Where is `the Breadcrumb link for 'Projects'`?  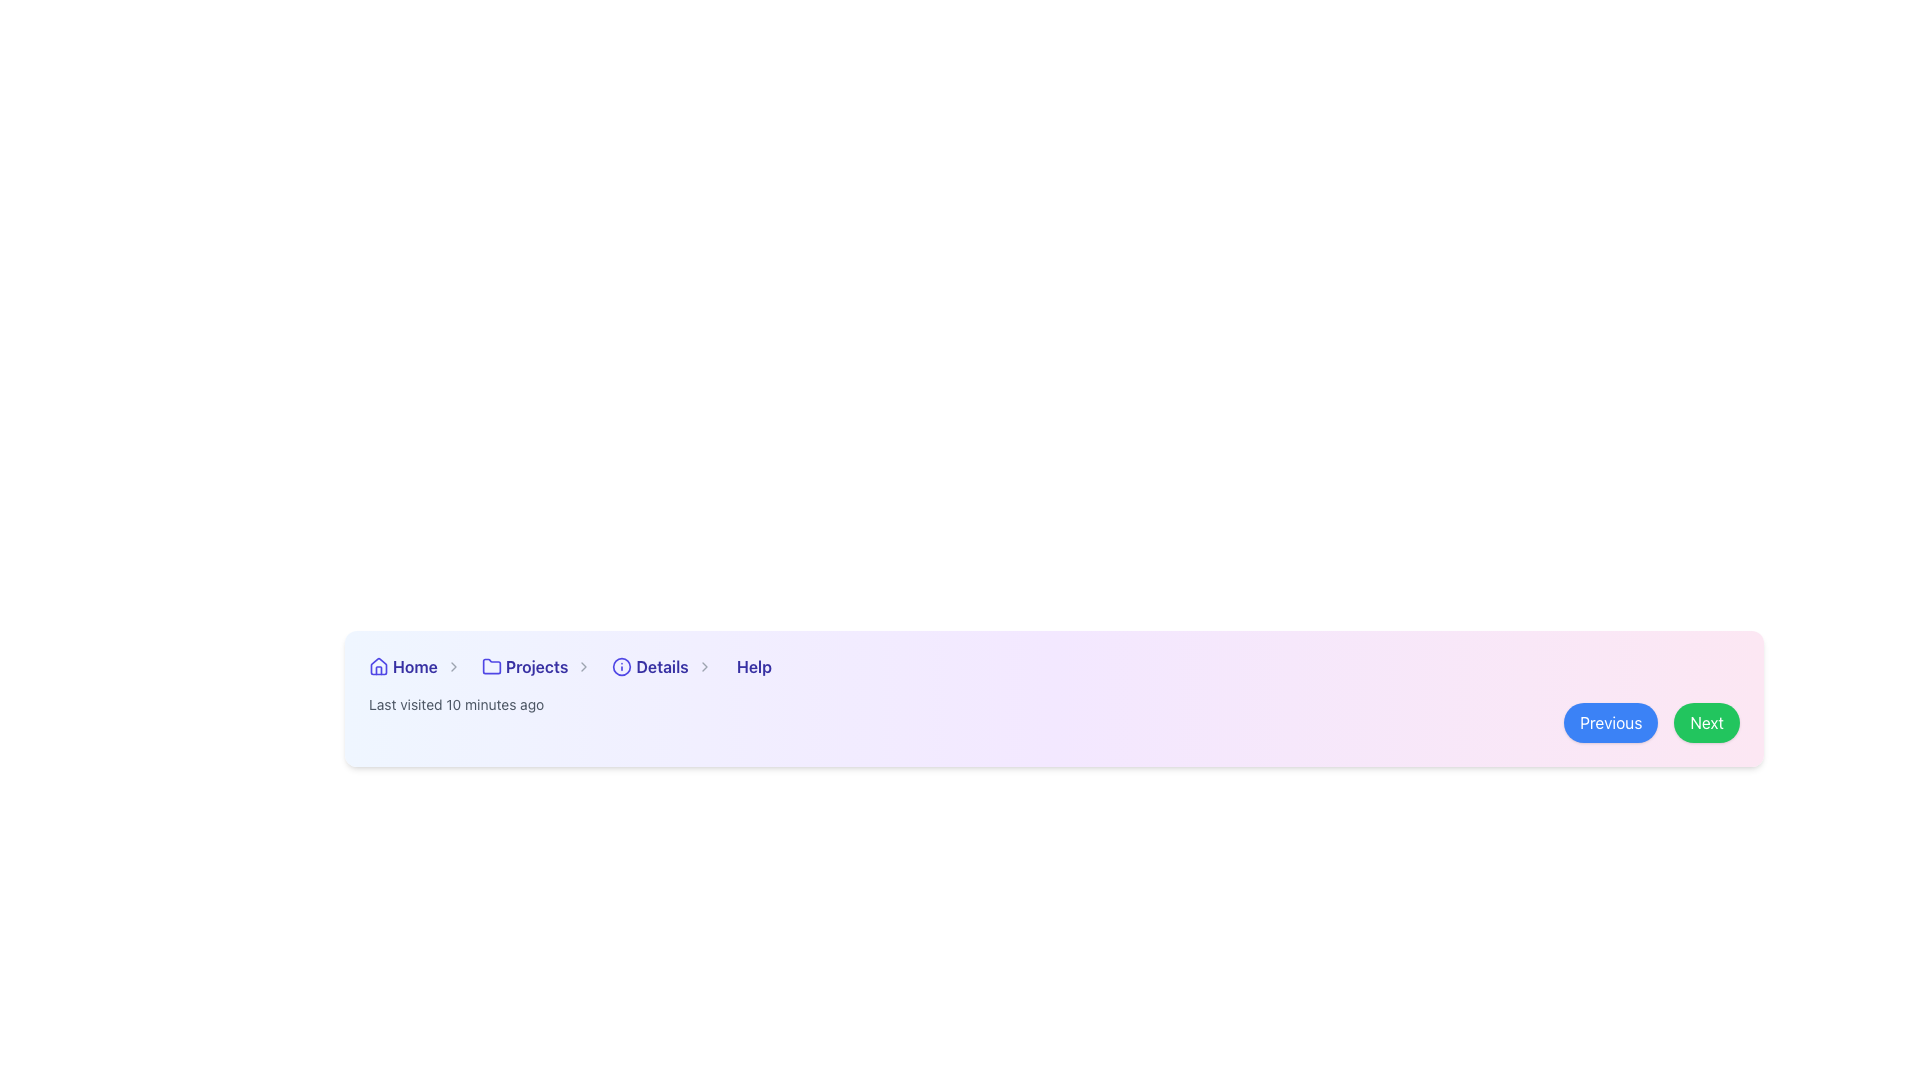
the Breadcrumb link for 'Projects' is located at coordinates (541, 667).